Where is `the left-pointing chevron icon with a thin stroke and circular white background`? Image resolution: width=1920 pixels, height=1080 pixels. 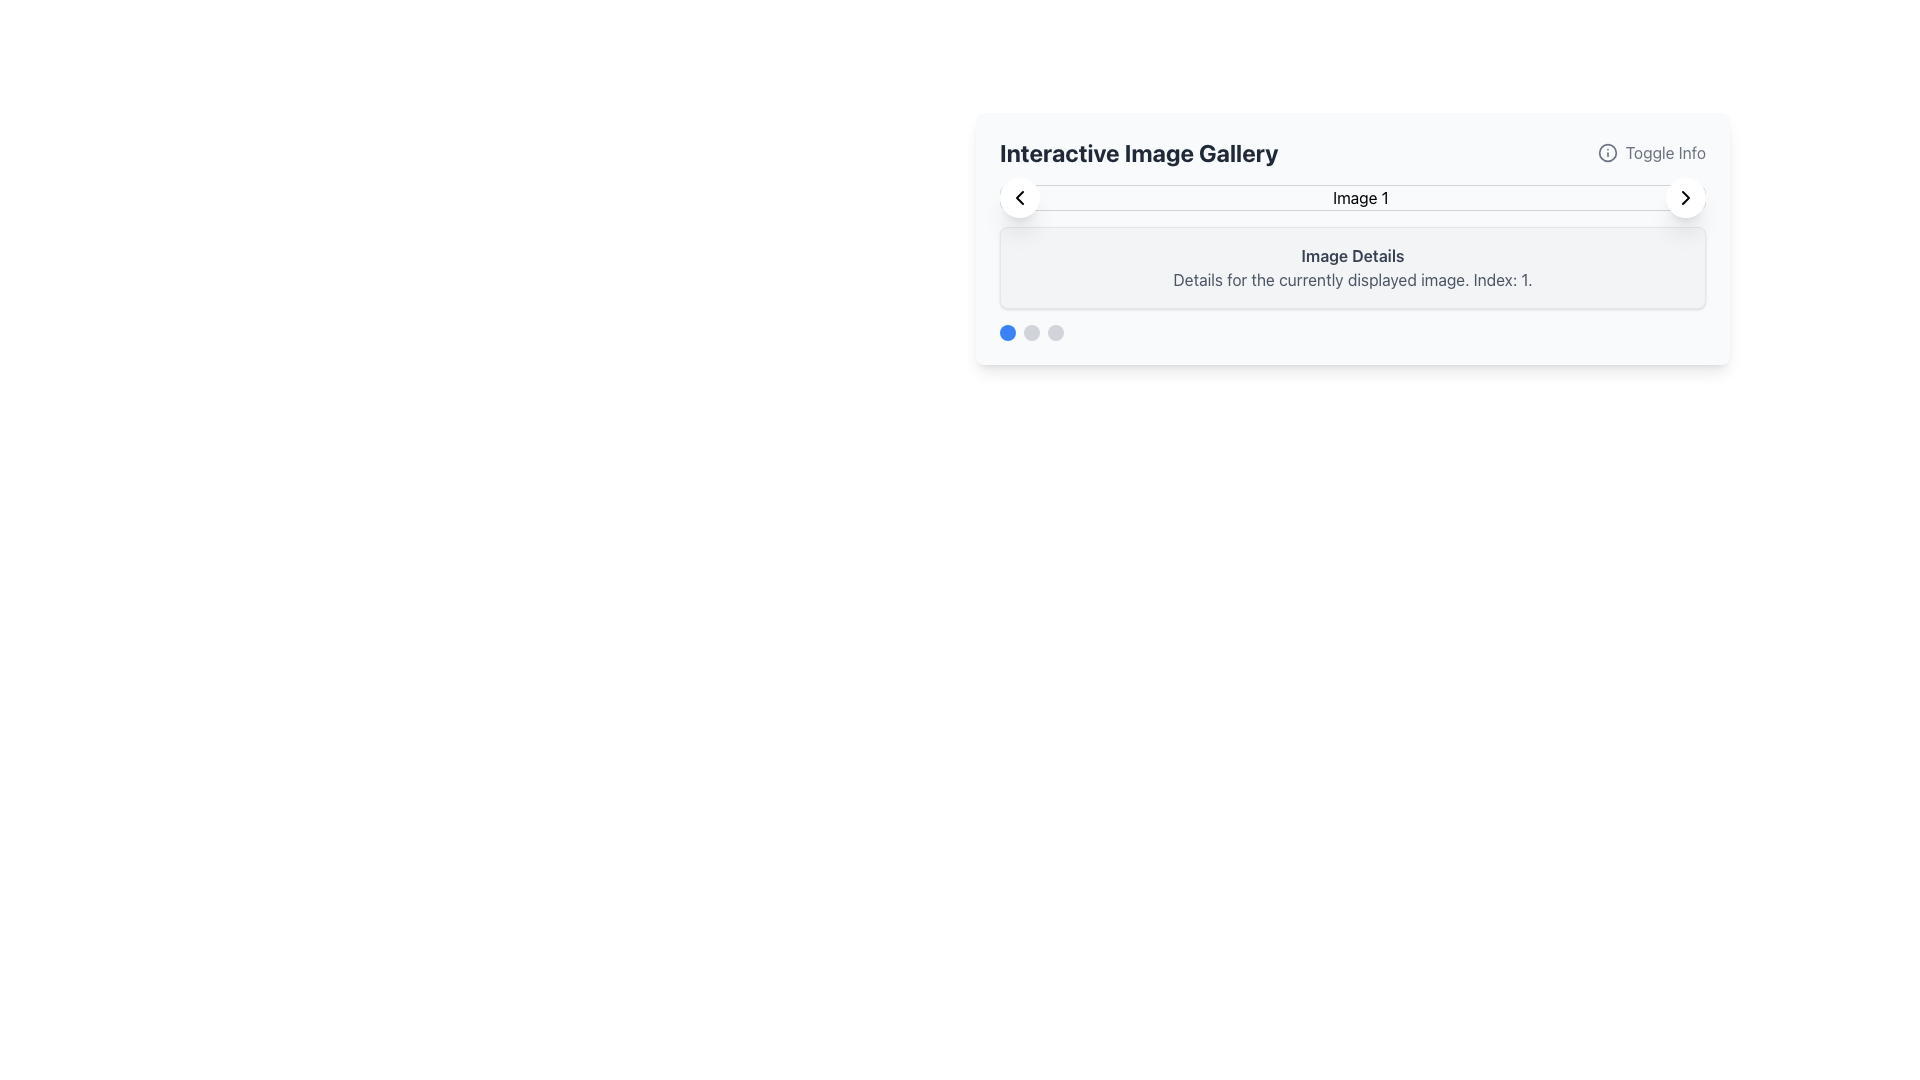 the left-pointing chevron icon with a thin stroke and circular white background is located at coordinates (1019, 197).